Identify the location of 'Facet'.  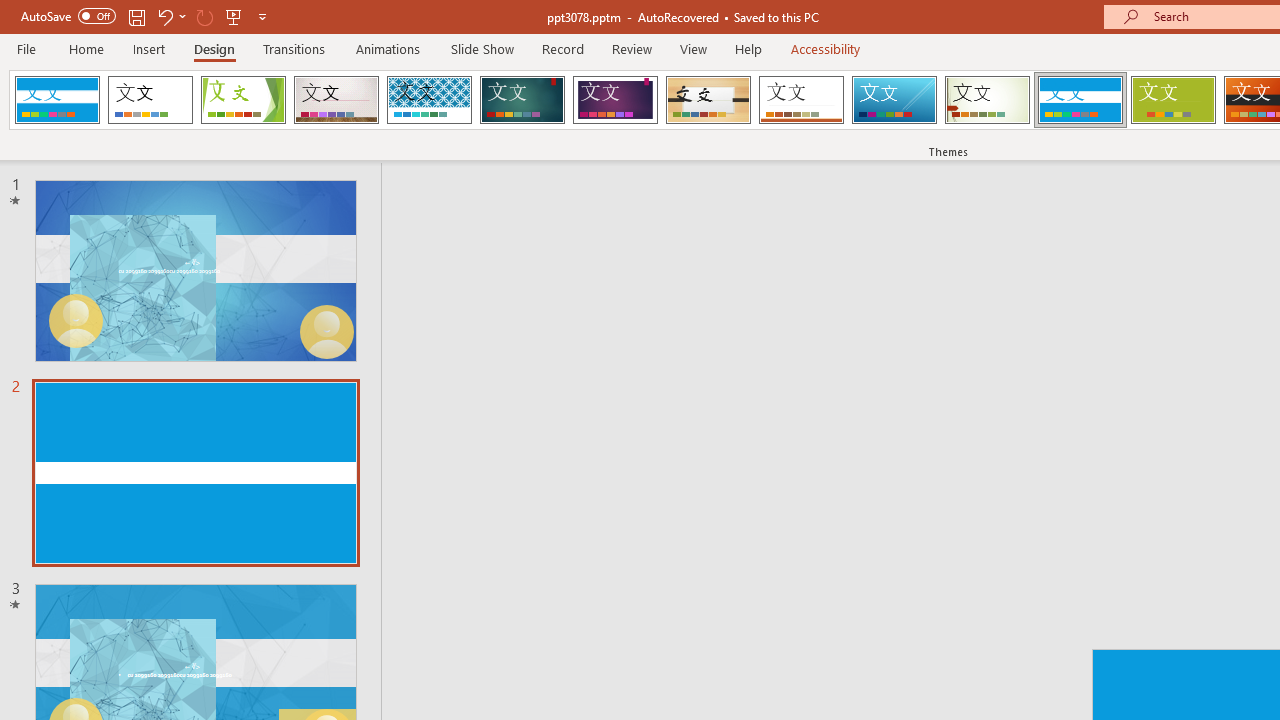
(242, 100).